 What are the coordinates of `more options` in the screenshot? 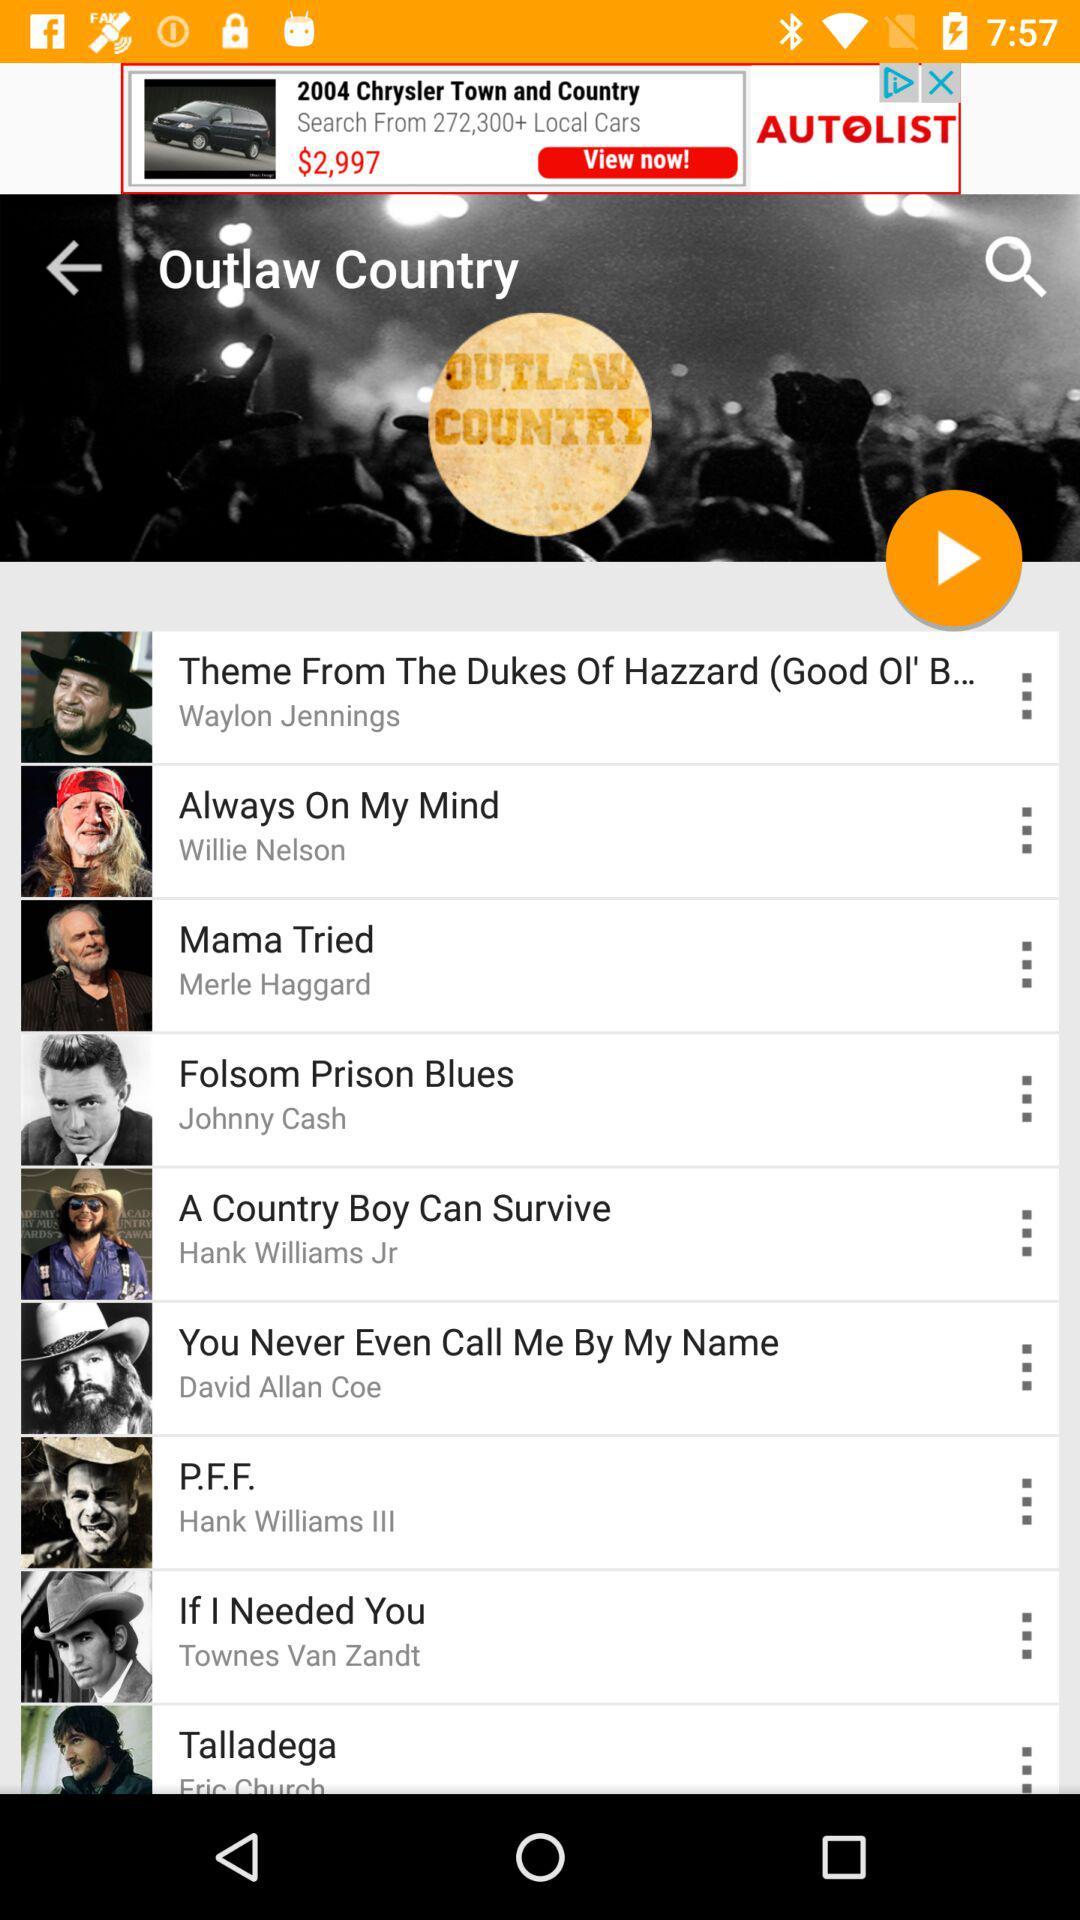 It's located at (1027, 1502).